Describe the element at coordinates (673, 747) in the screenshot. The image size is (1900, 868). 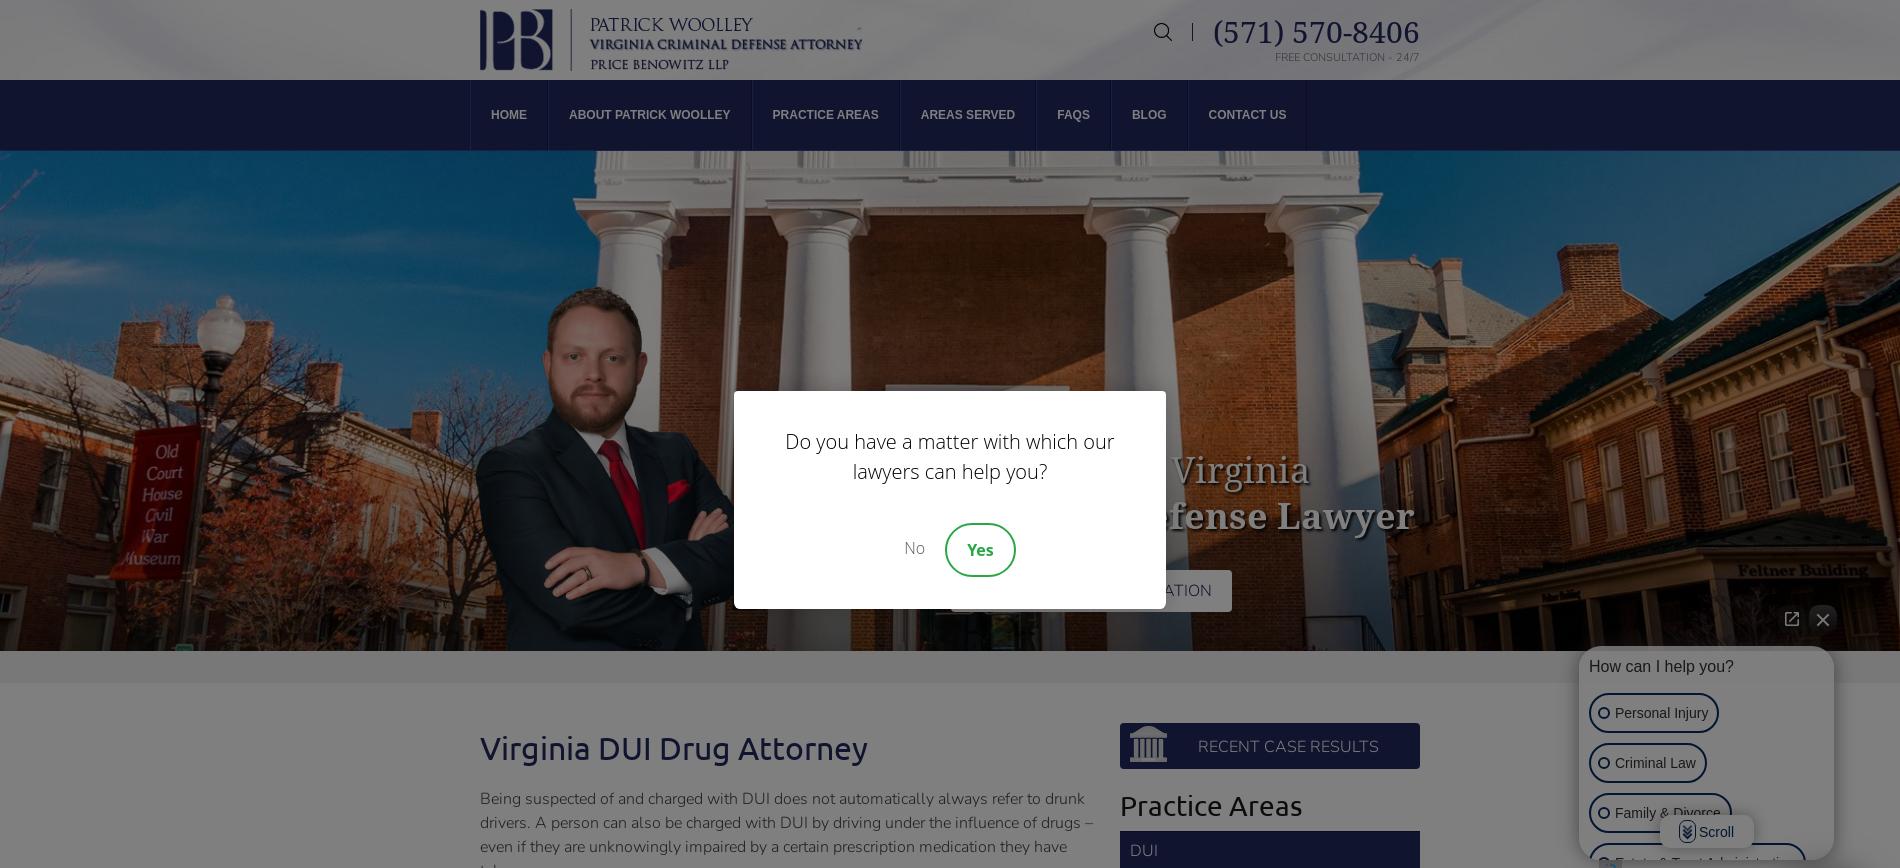
I see `'Virginia DUI Drug Attorney'` at that location.